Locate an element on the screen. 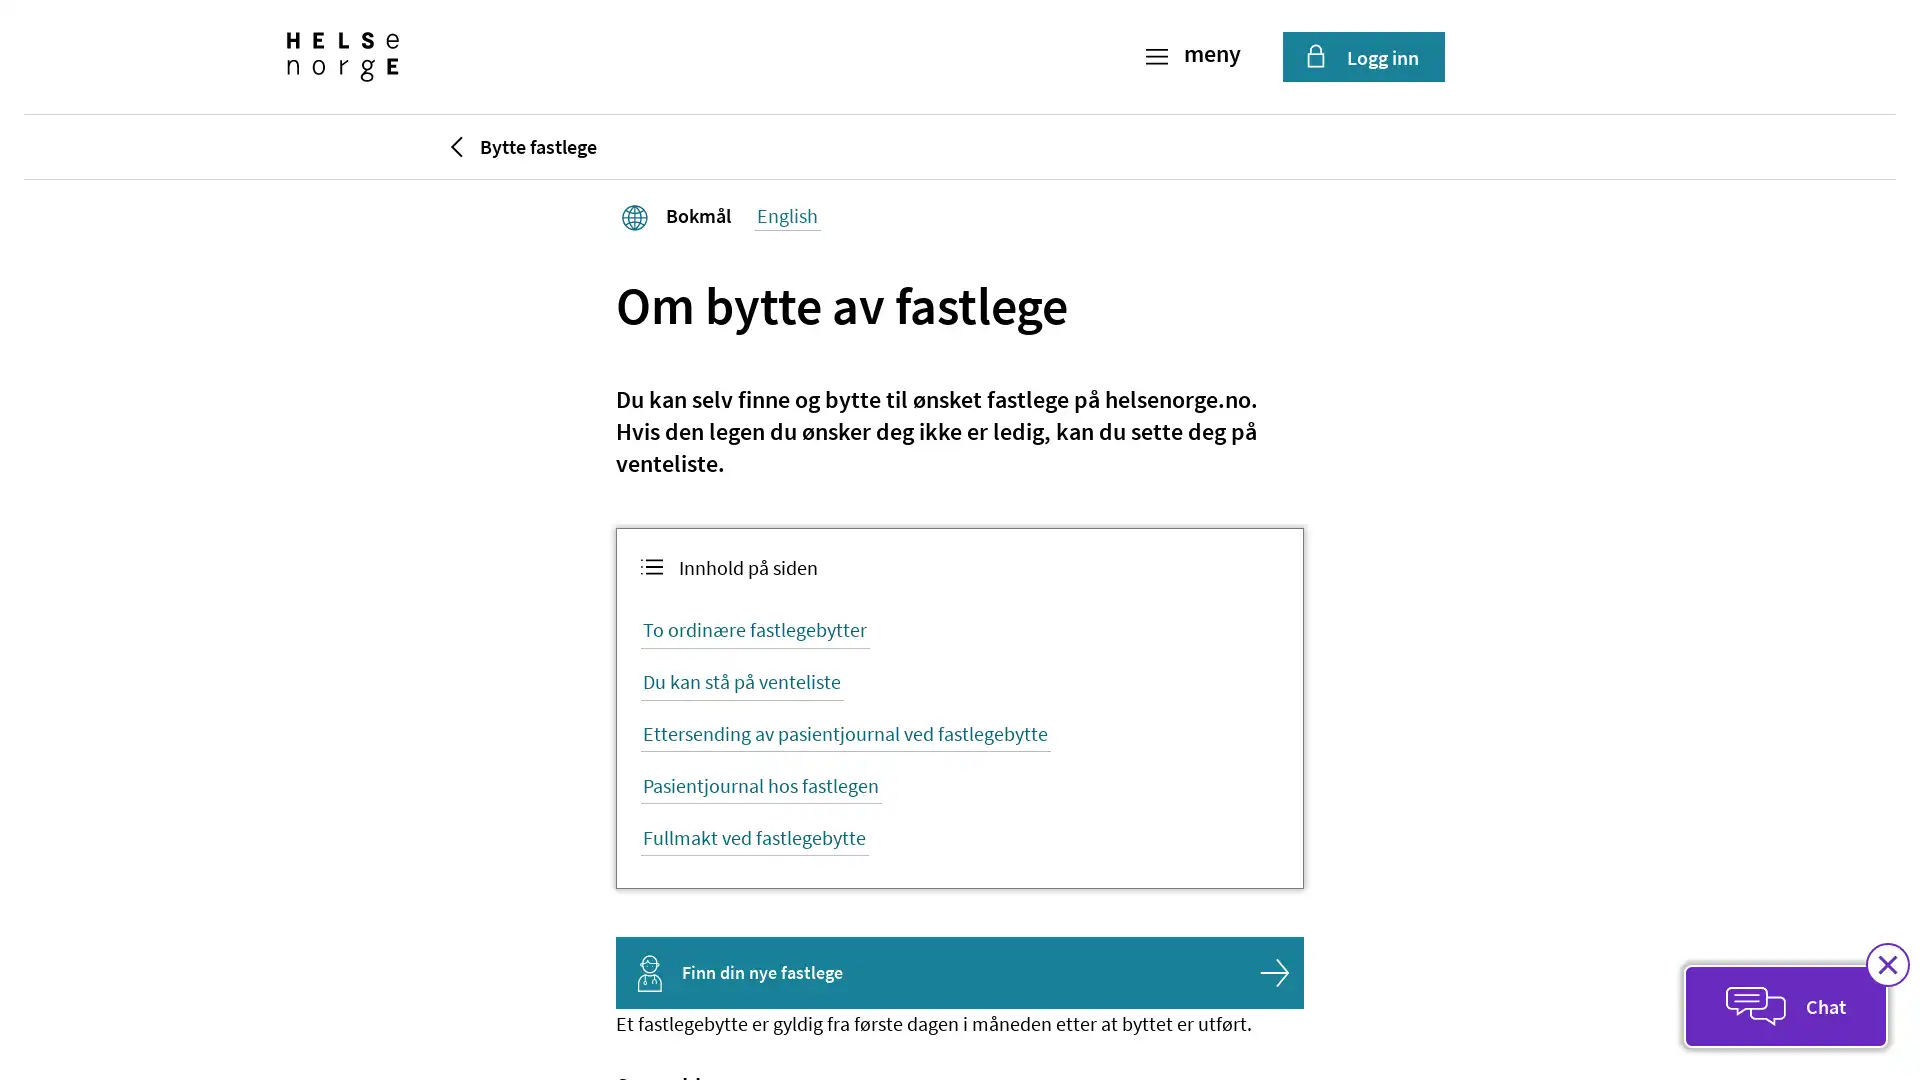 The height and width of the screenshot is (1080, 1920). Logg inn is located at coordinates (1362, 56).